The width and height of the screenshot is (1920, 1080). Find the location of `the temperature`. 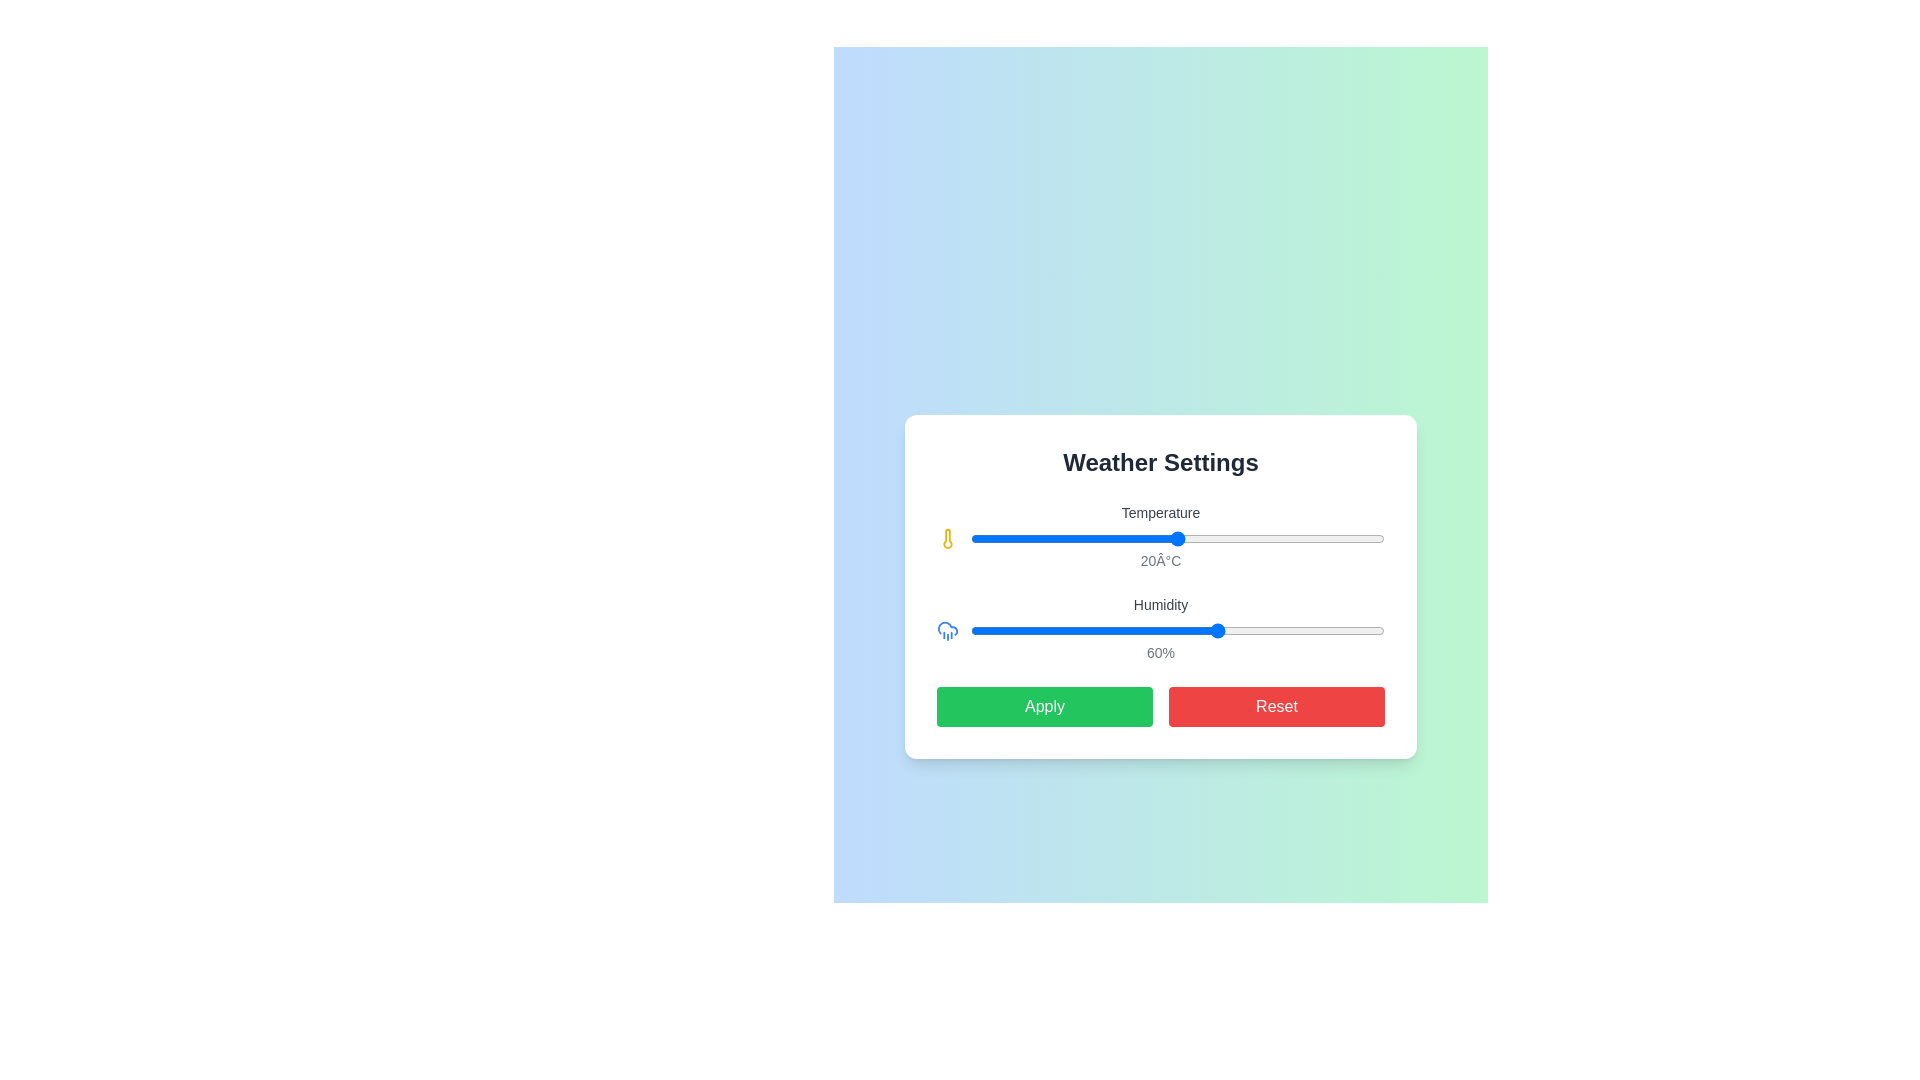

the temperature is located at coordinates (1094, 538).